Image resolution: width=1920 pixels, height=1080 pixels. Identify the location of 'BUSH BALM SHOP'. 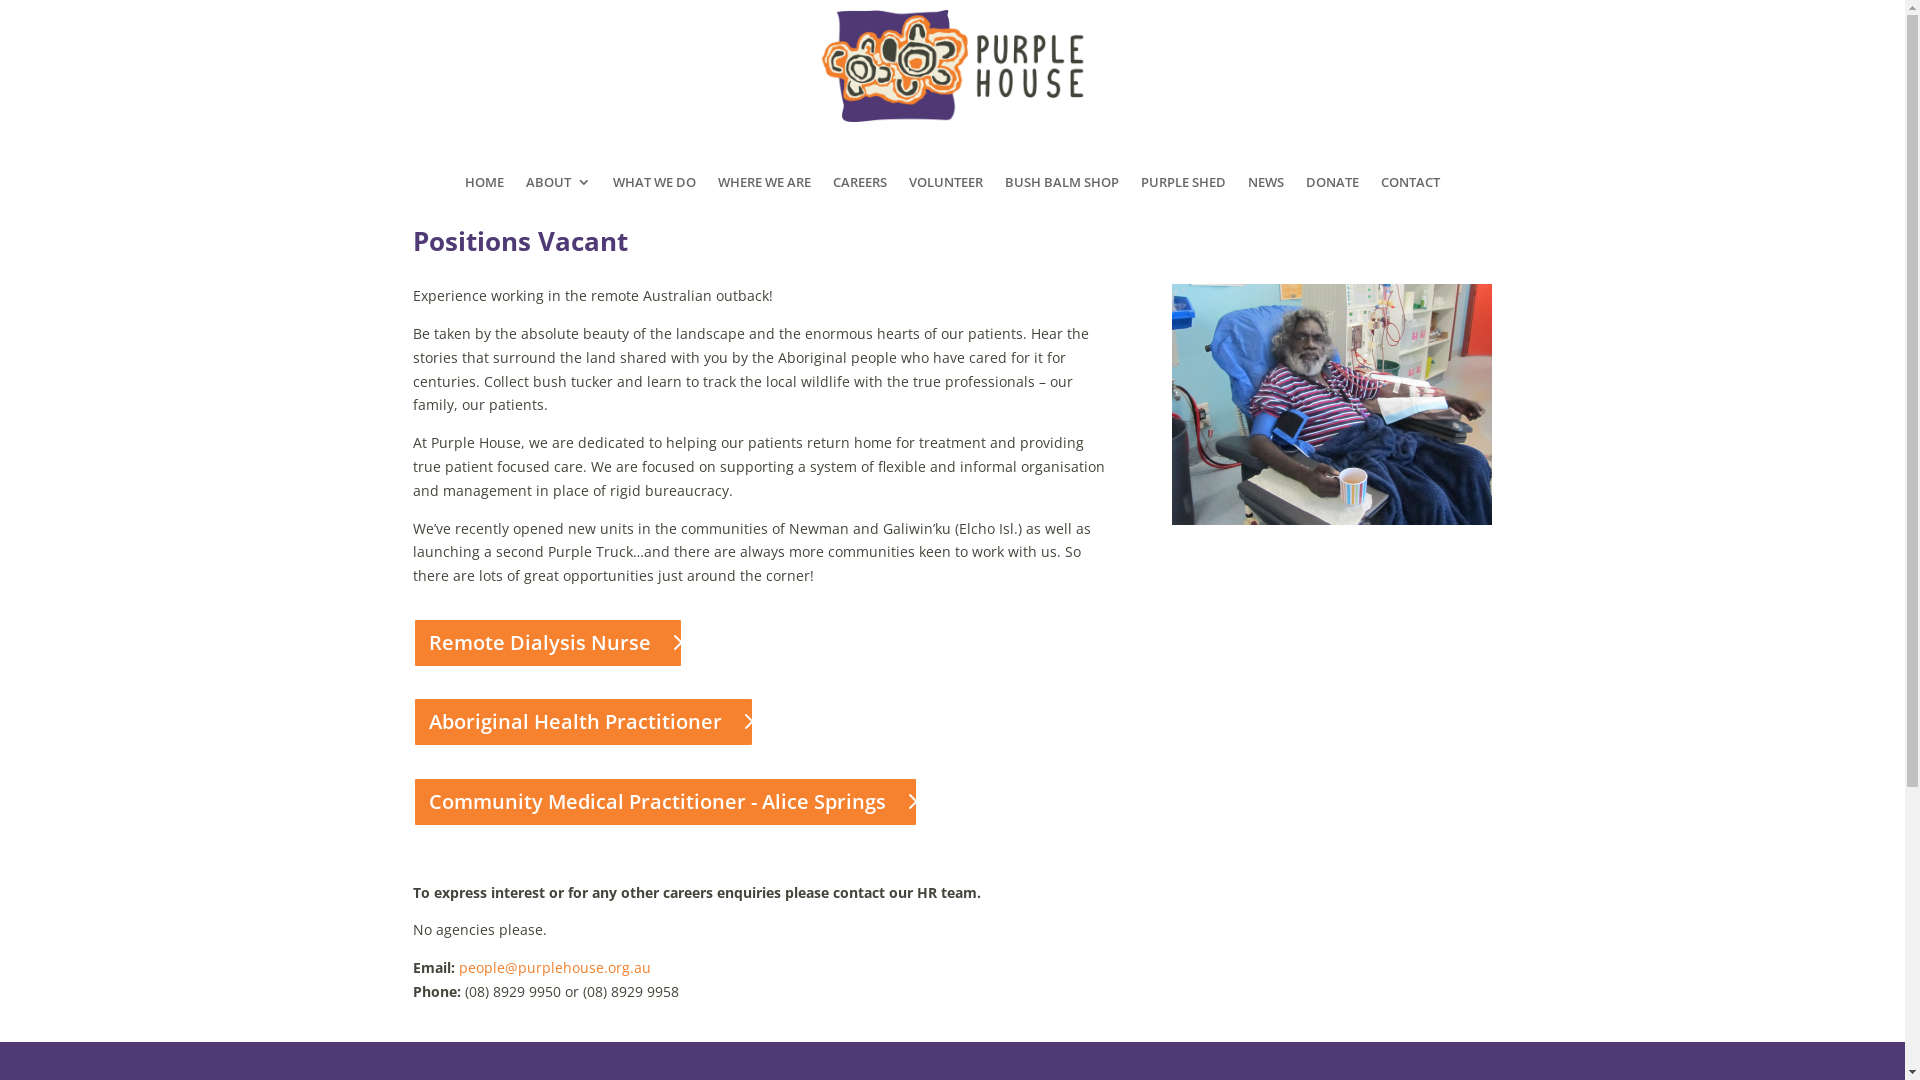
(1060, 196).